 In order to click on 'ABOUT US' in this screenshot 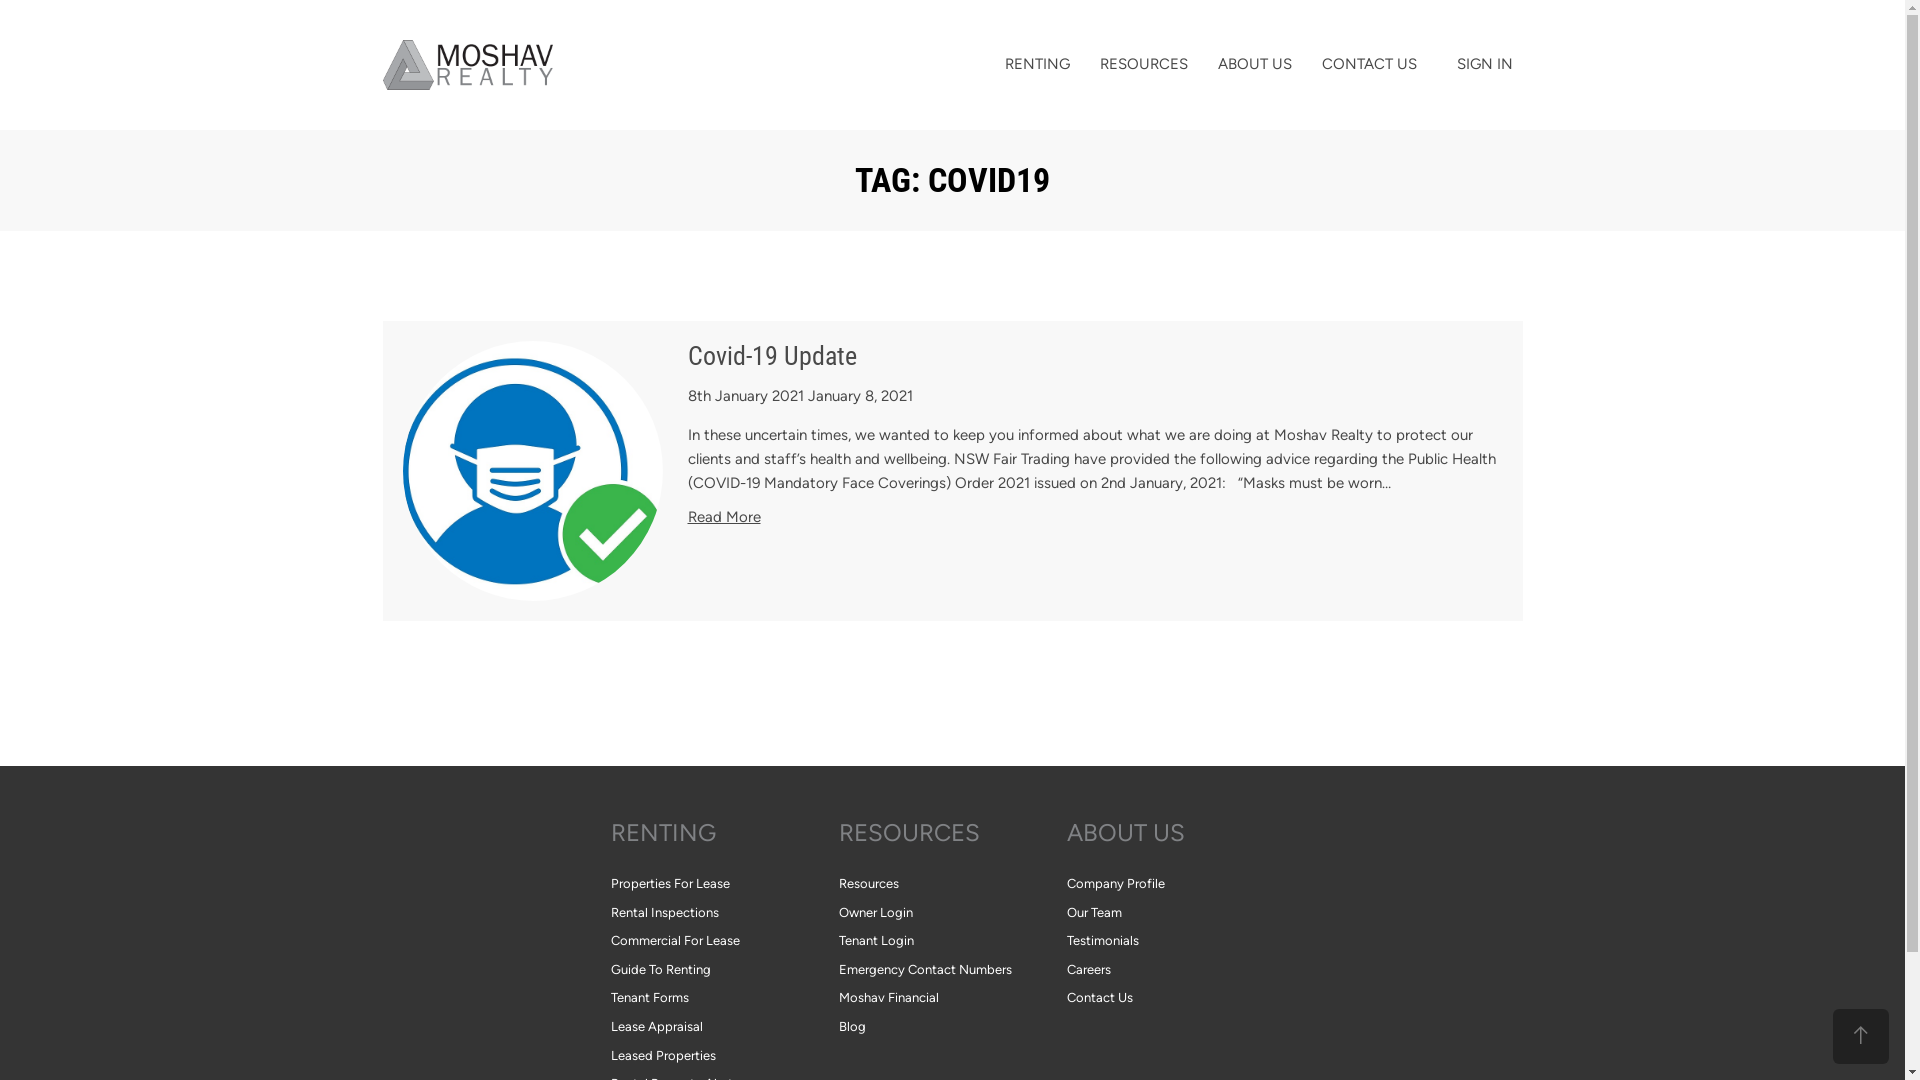, I will do `click(1180, 833)`.